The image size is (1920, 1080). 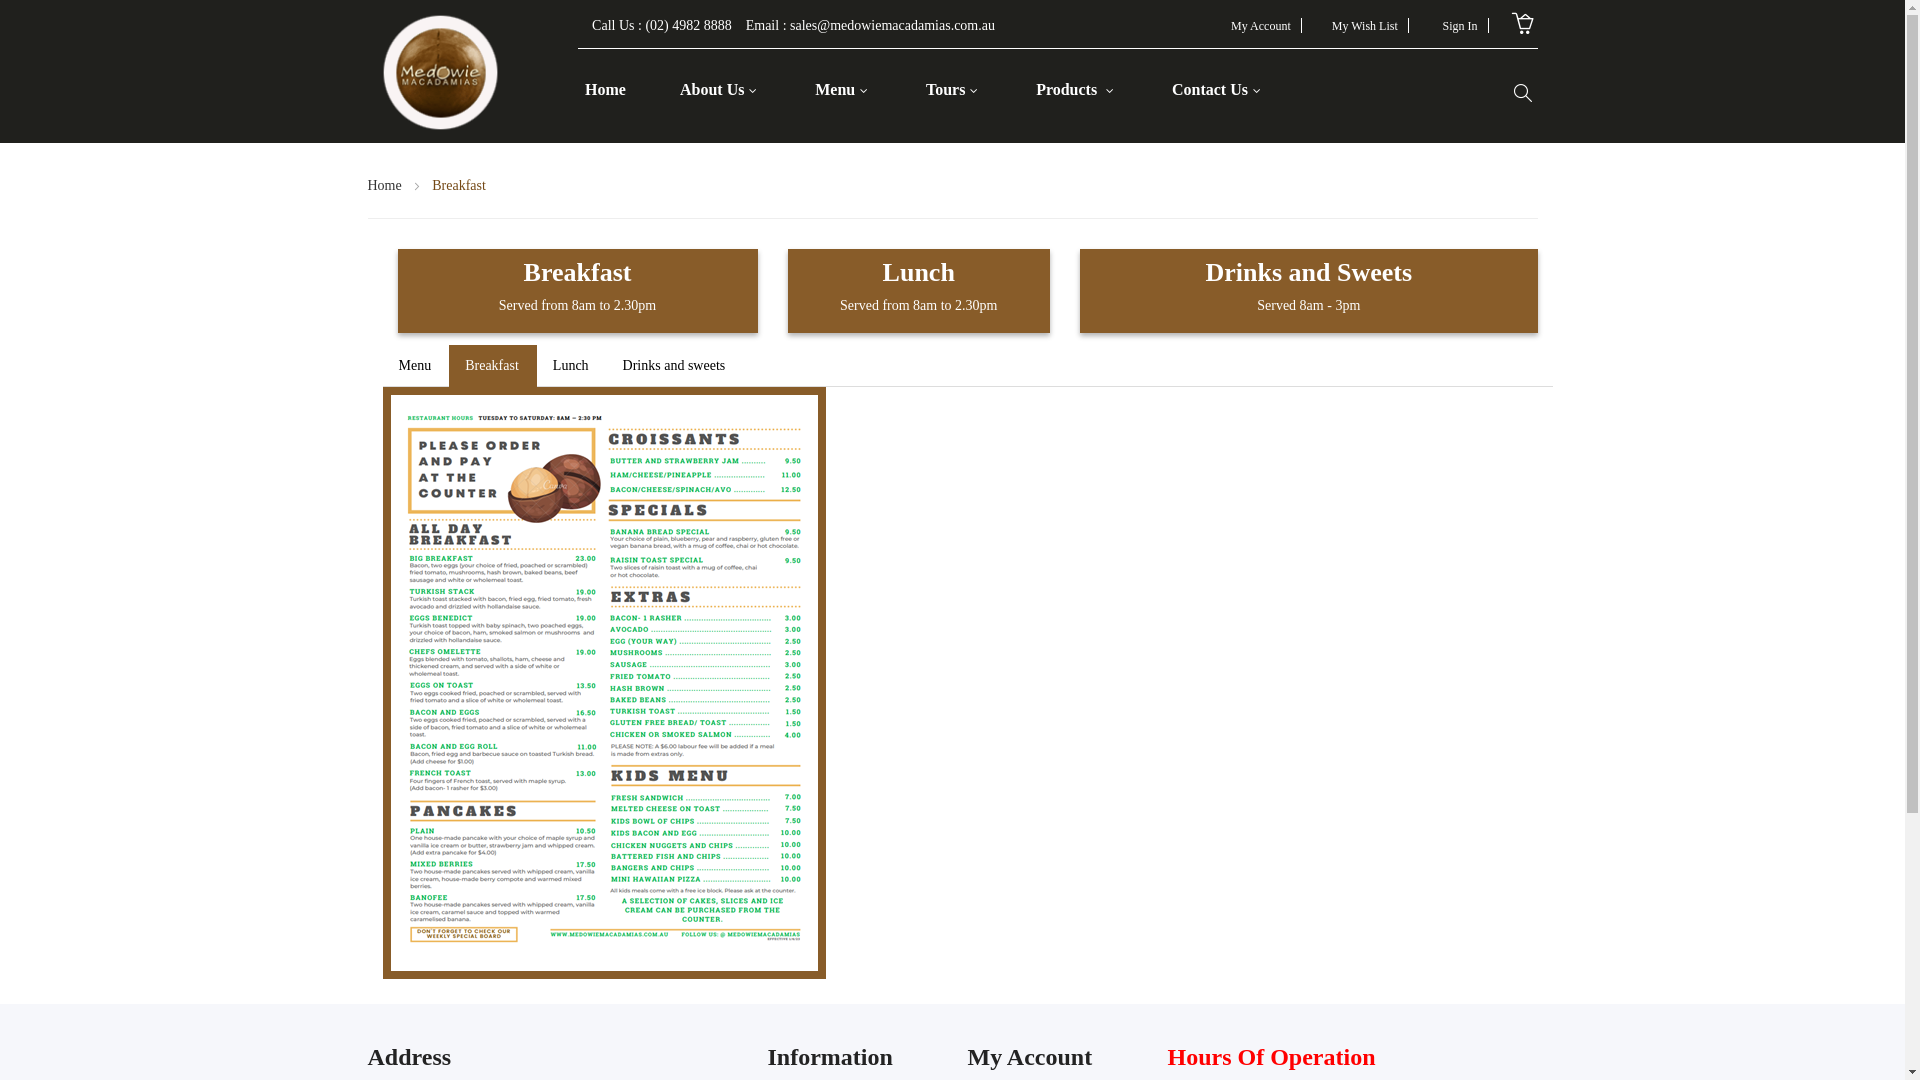 I want to click on 'Medowie Macadamias', so click(x=440, y=68).